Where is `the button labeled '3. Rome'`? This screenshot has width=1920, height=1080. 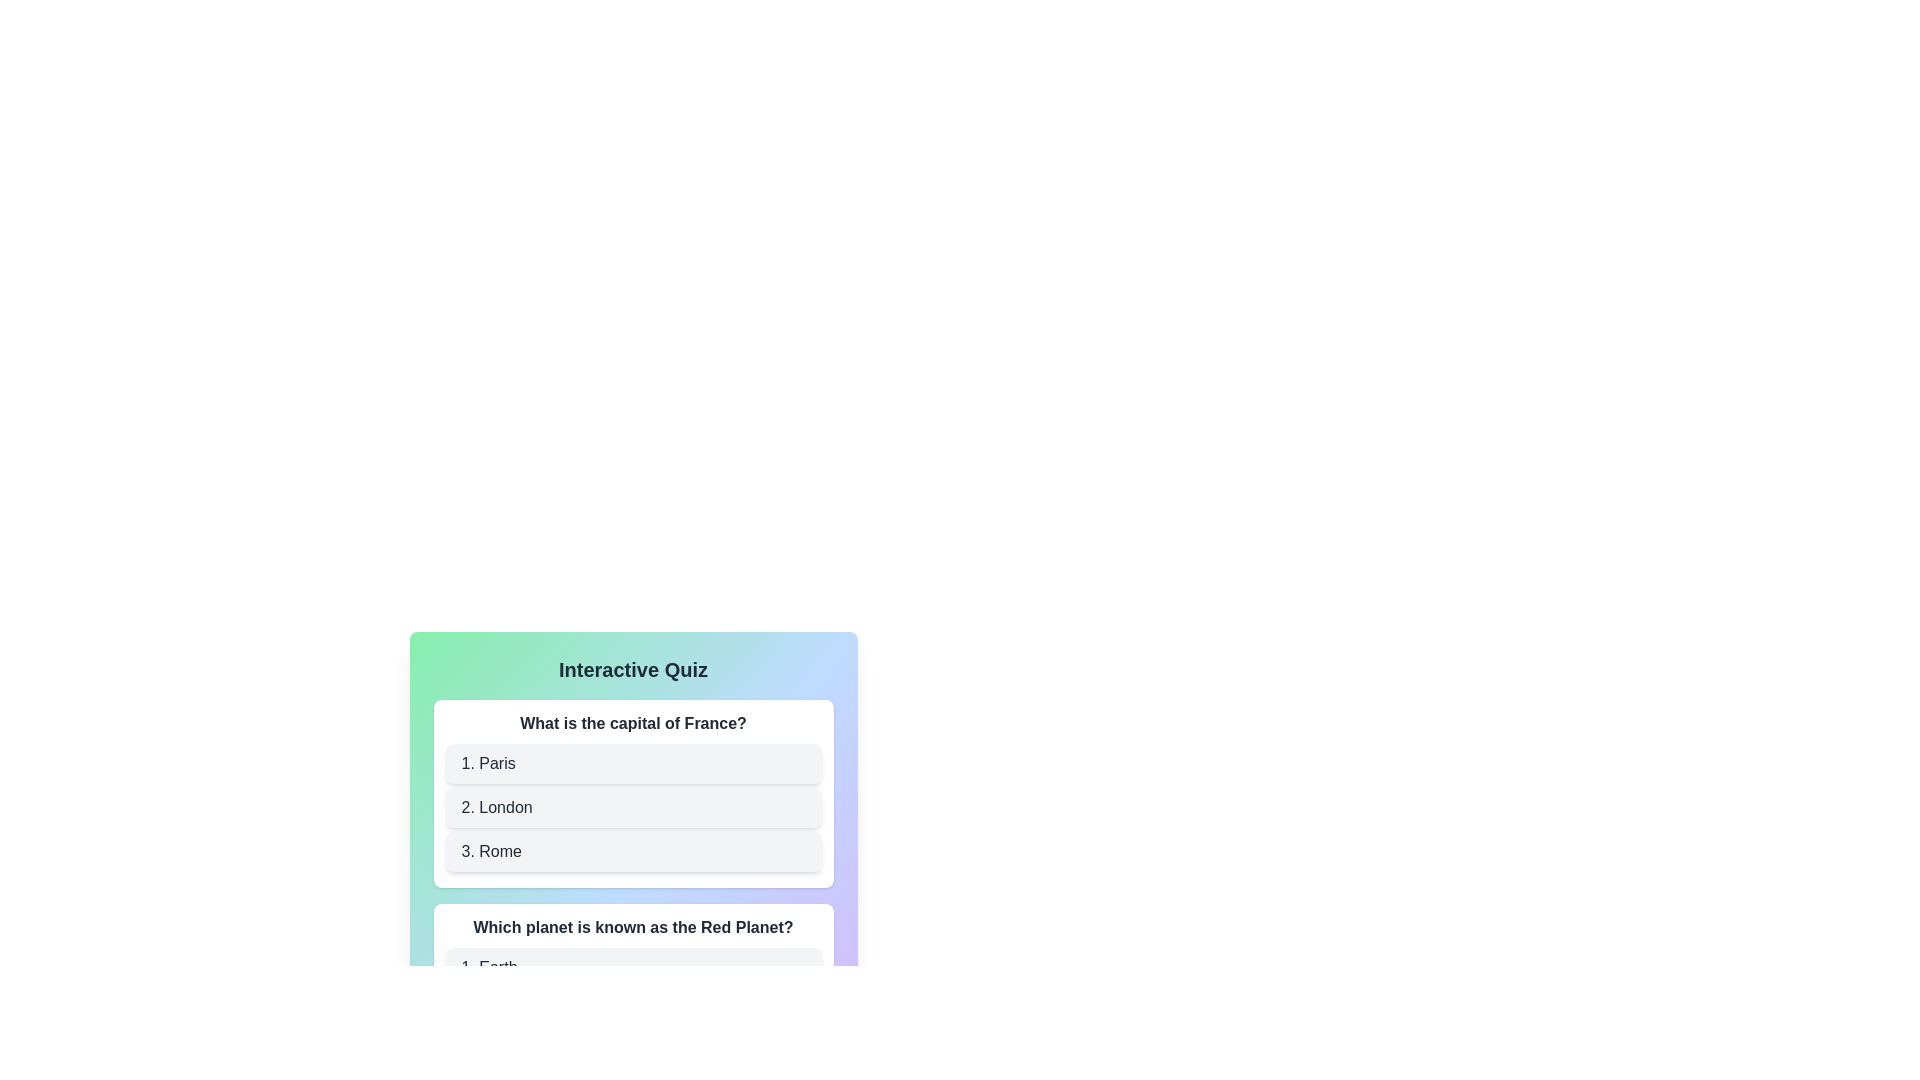 the button labeled '3. Rome' is located at coordinates (632, 852).